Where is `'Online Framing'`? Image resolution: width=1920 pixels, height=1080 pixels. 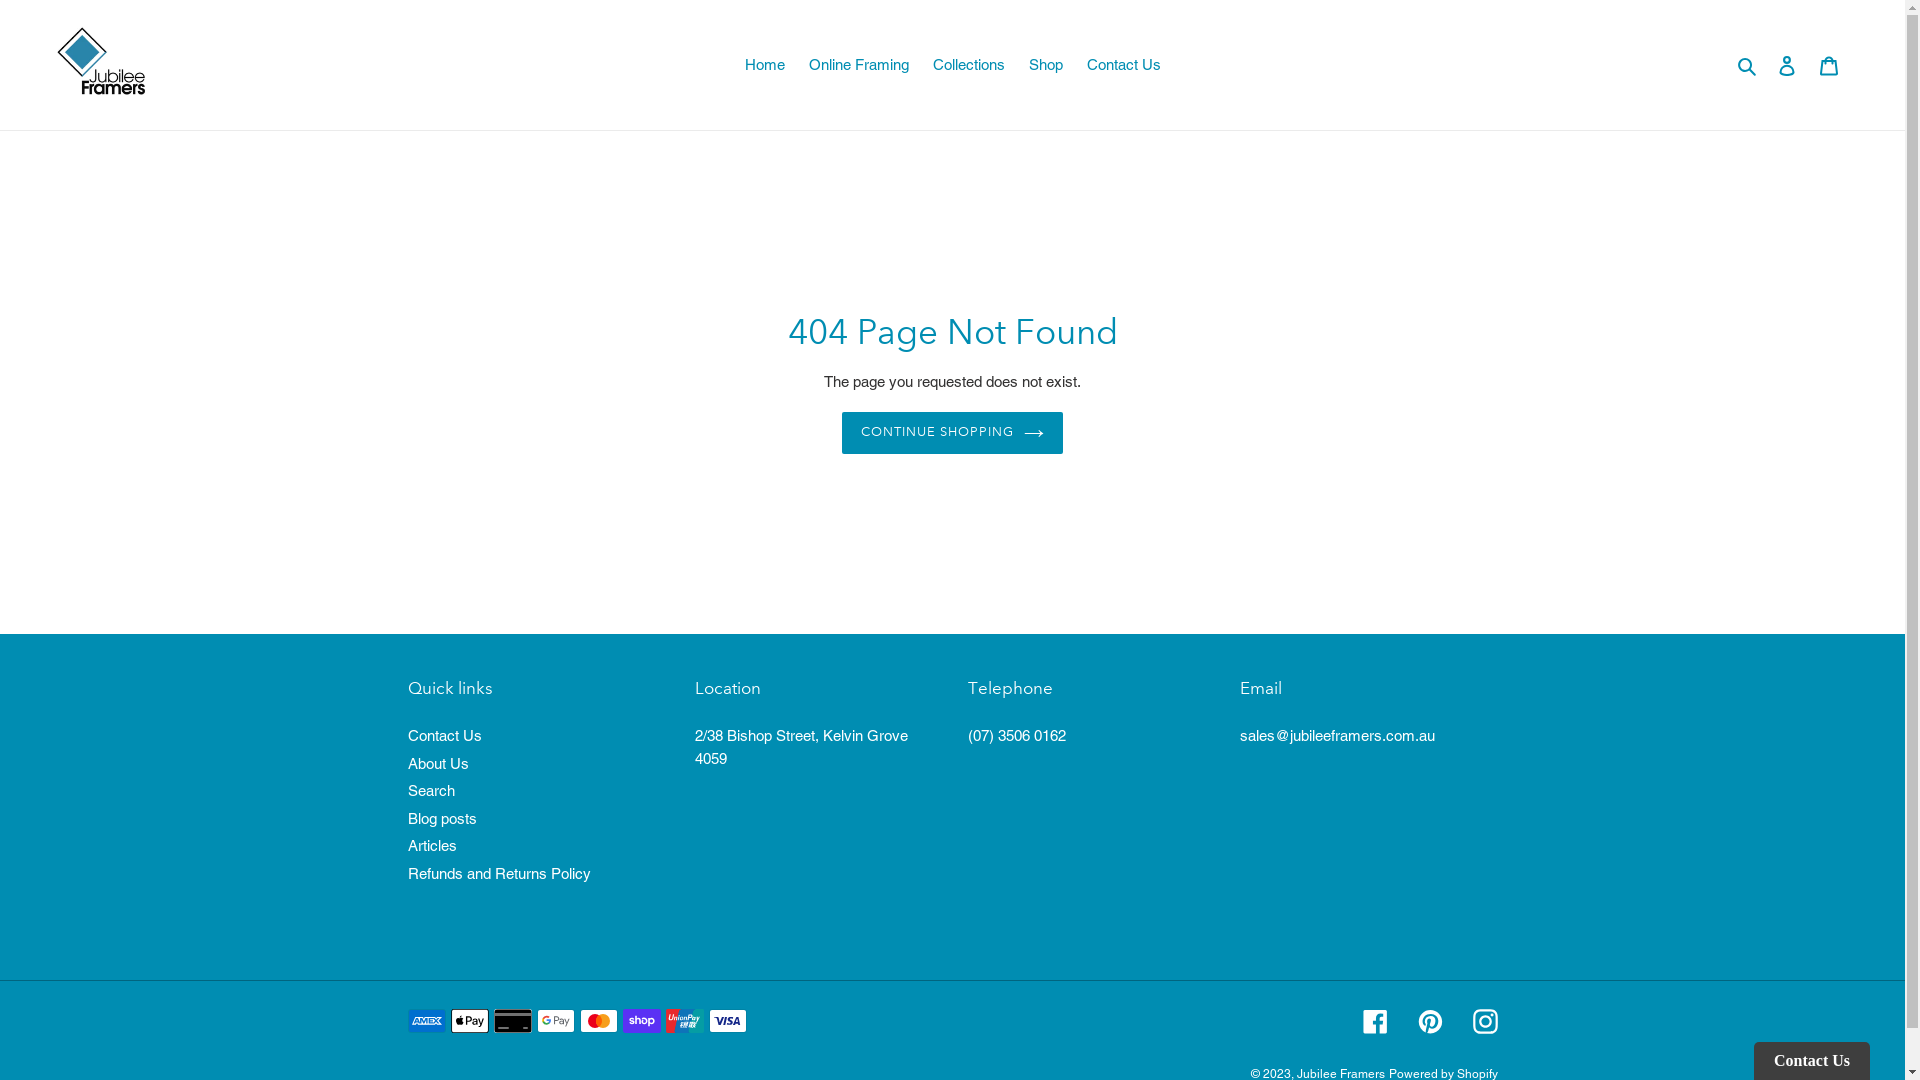 'Online Framing' is located at coordinates (858, 64).